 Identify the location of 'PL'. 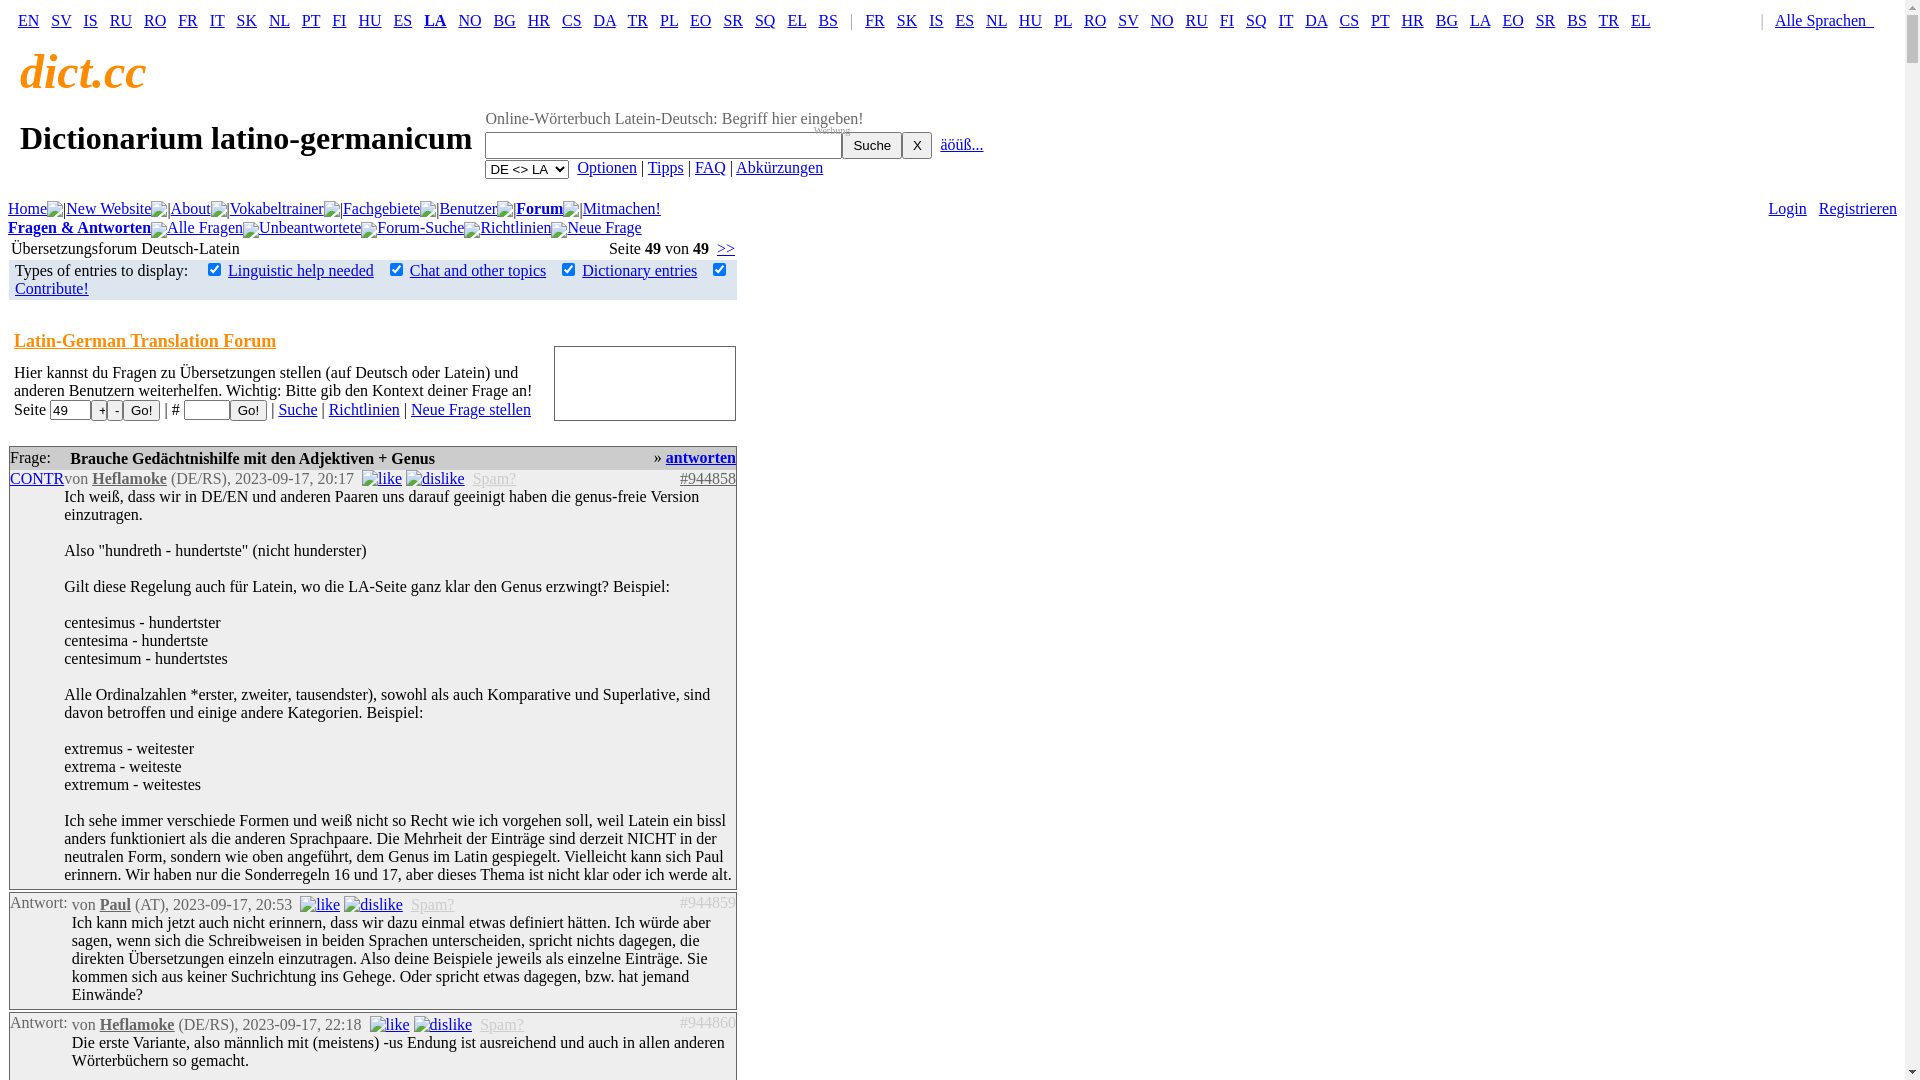
(1061, 20).